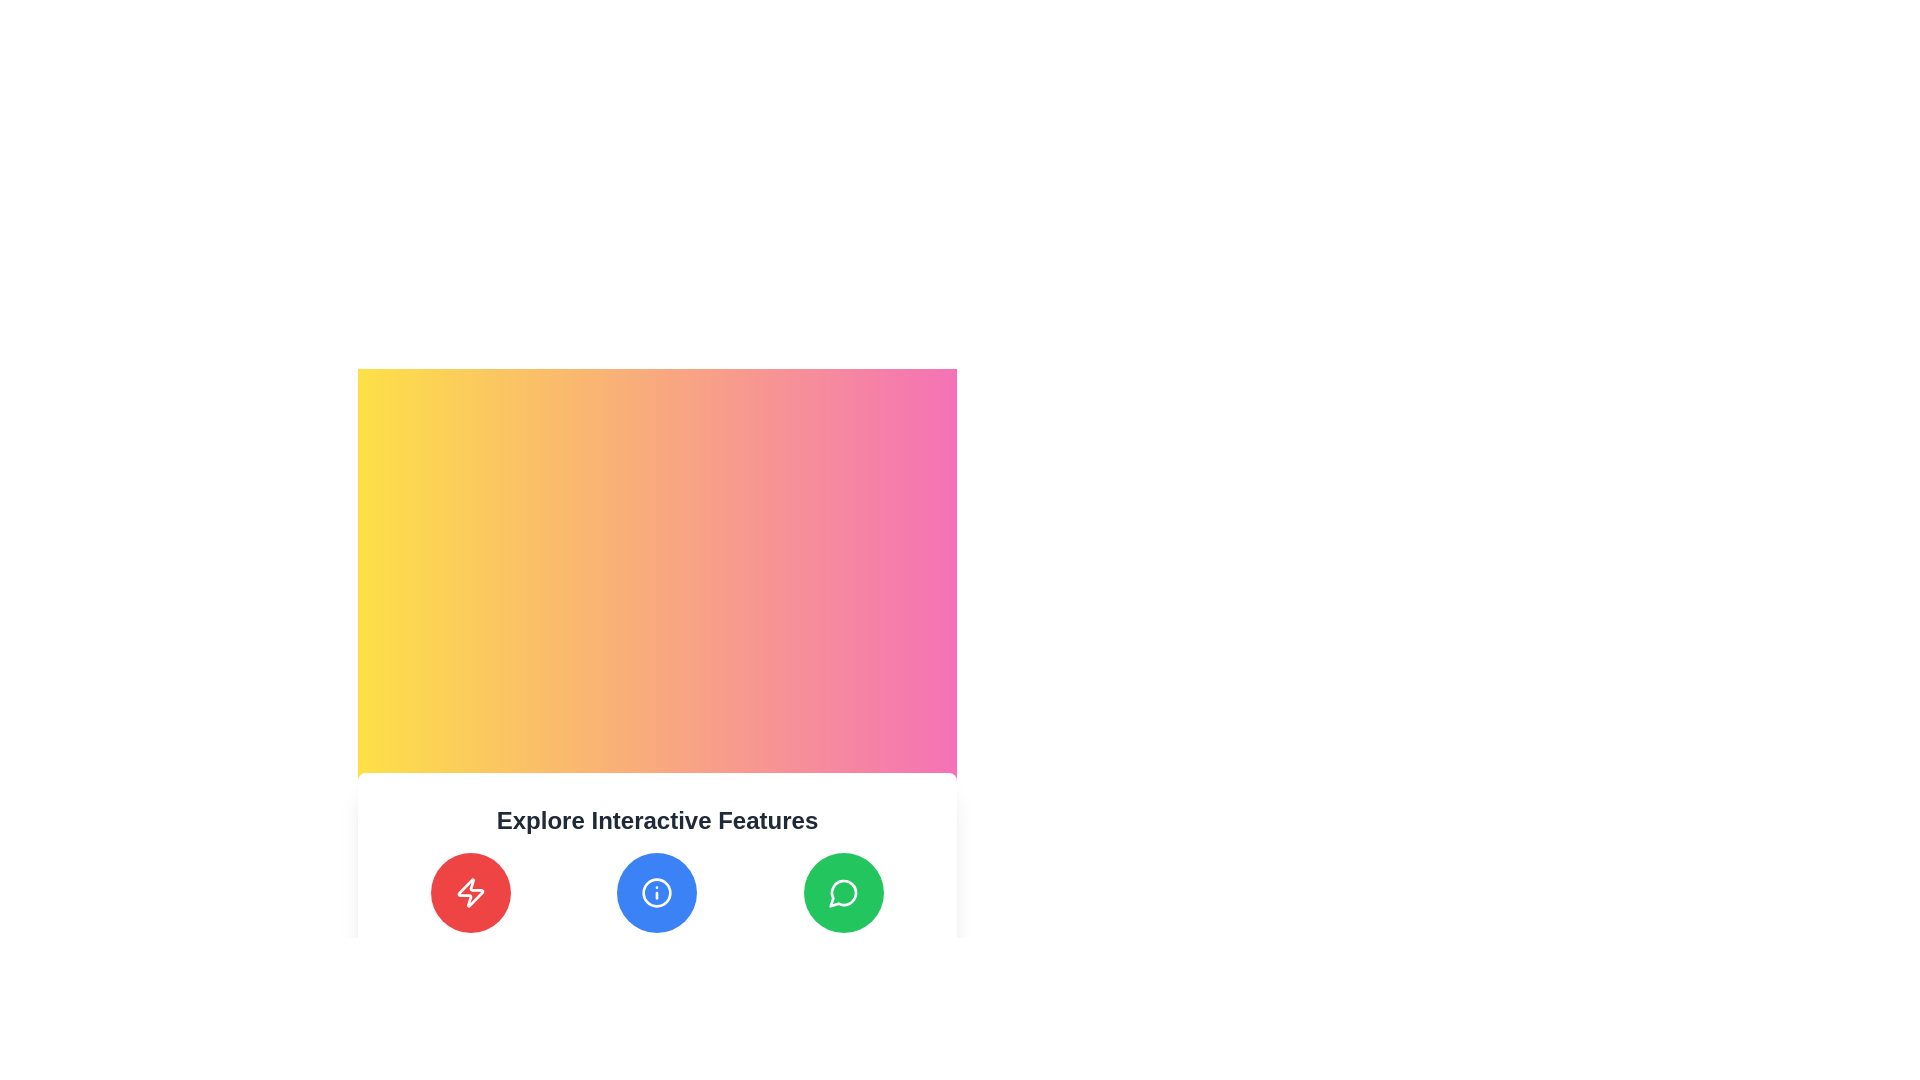  Describe the element at coordinates (470, 892) in the screenshot. I see `the icon within the circular button located to the far left of the row of similar buttons below the 'Explore Interactive Features' text prompt` at that location.